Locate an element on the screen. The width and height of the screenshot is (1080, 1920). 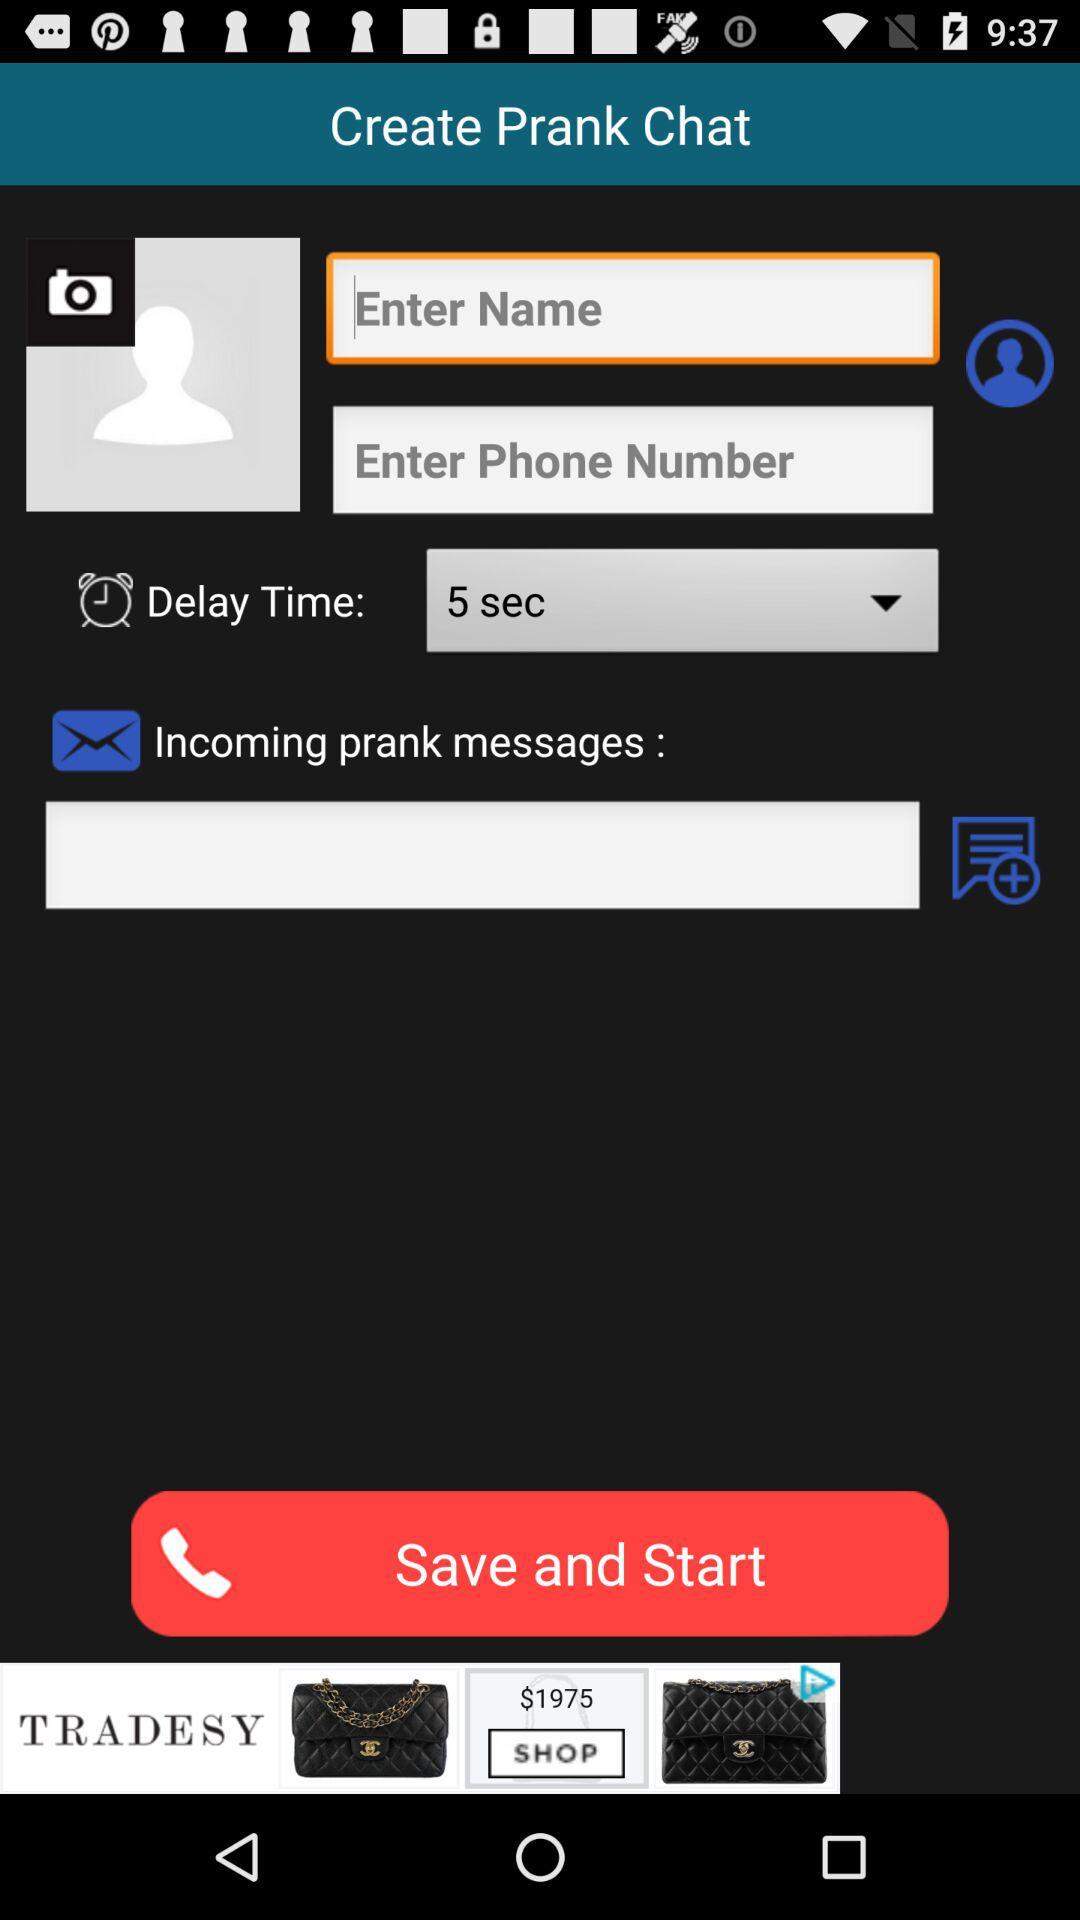
description is located at coordinates (540, 1200).